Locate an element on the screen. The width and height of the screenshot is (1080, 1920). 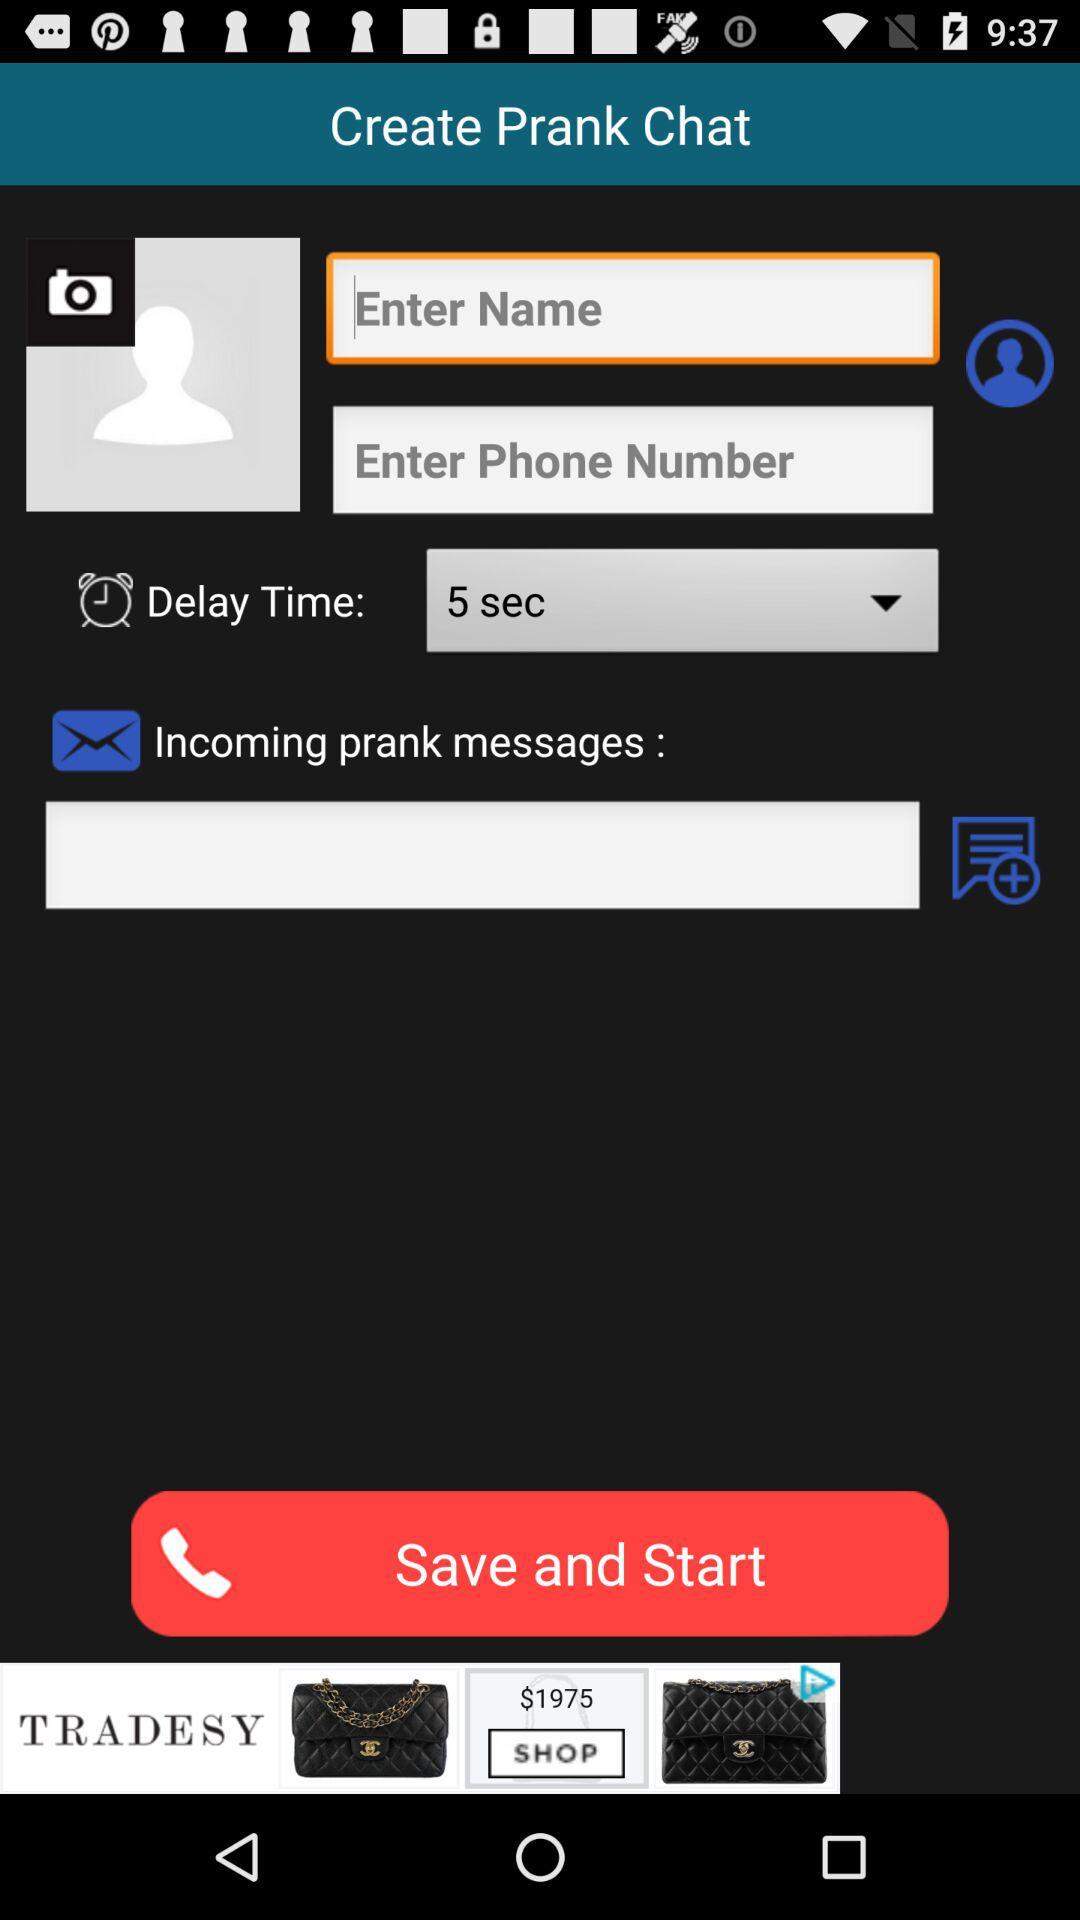
description is located at coordinates (540, 1200).